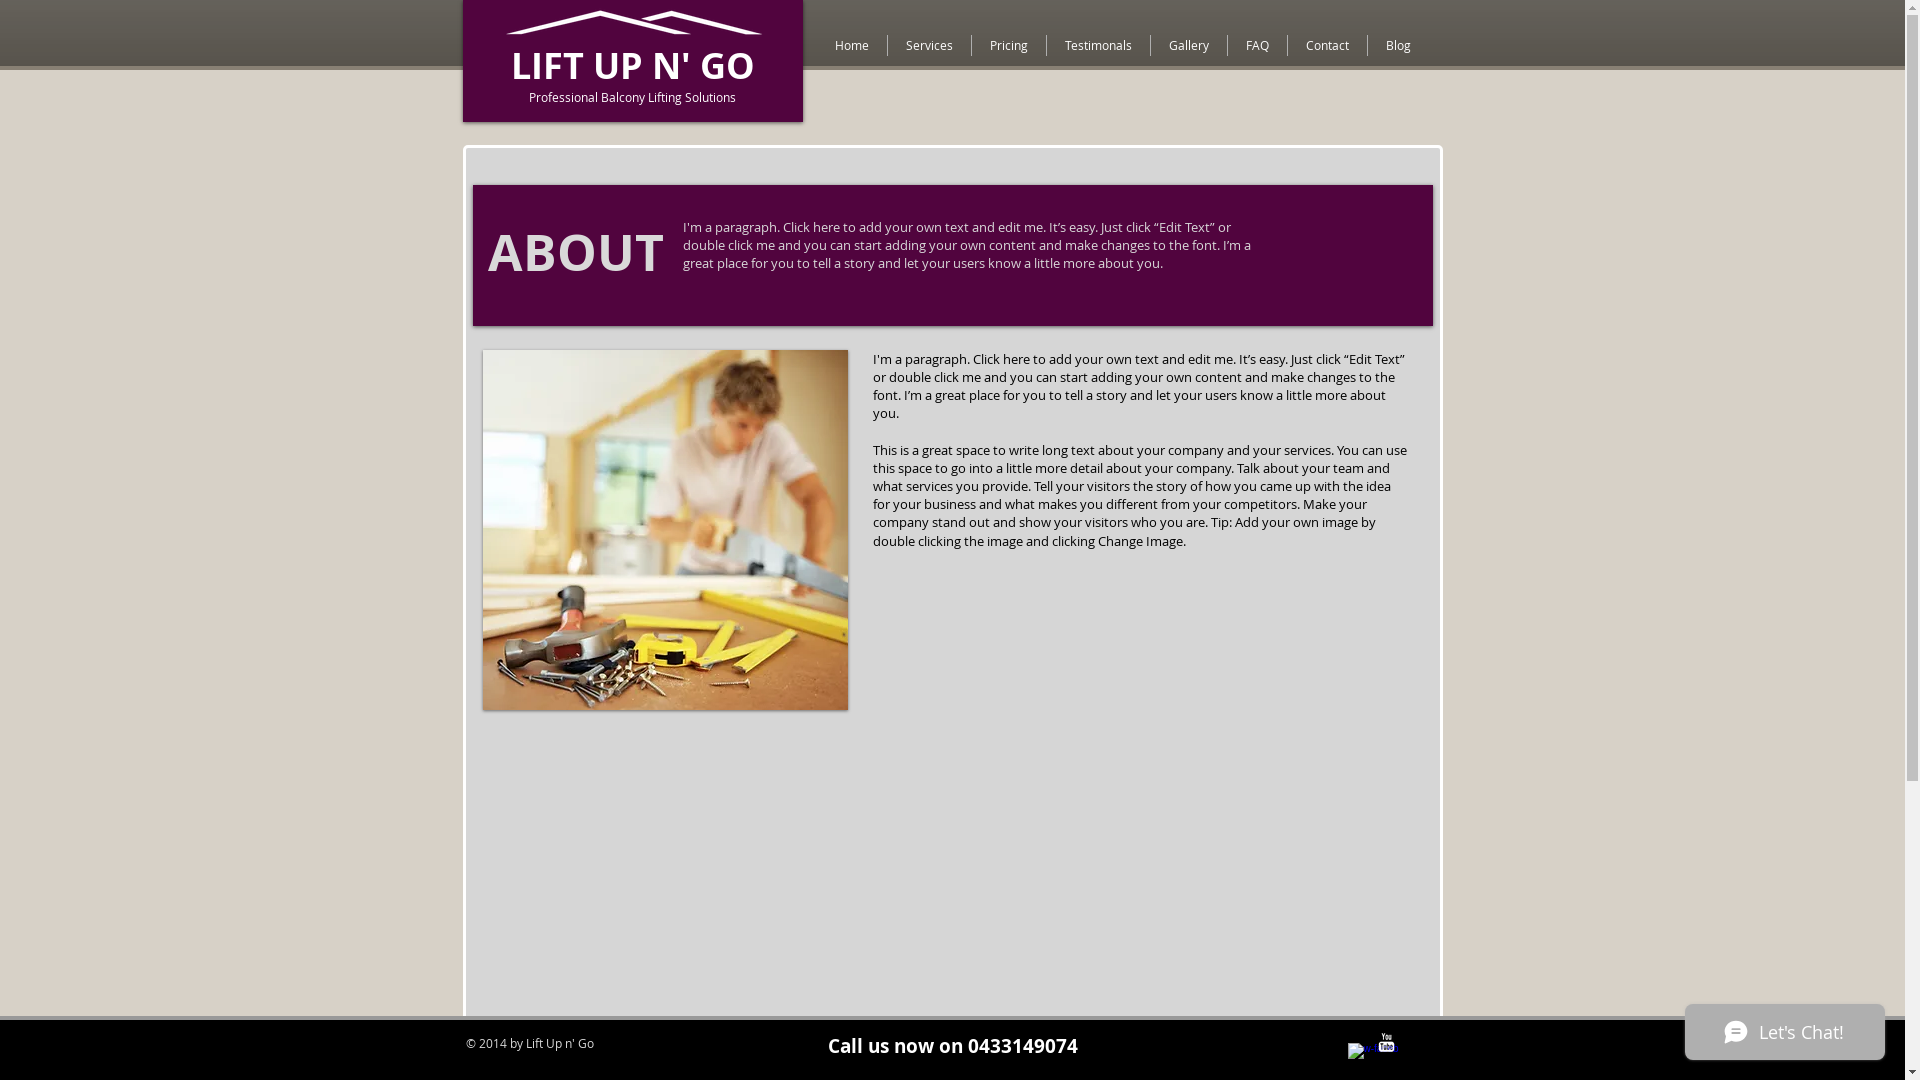 Image resolution: width=1920 pixels, height=1080 pixels. Describe the element at coordinates (1287, 45) in the screenshot. I see `'Contact'` at that location.